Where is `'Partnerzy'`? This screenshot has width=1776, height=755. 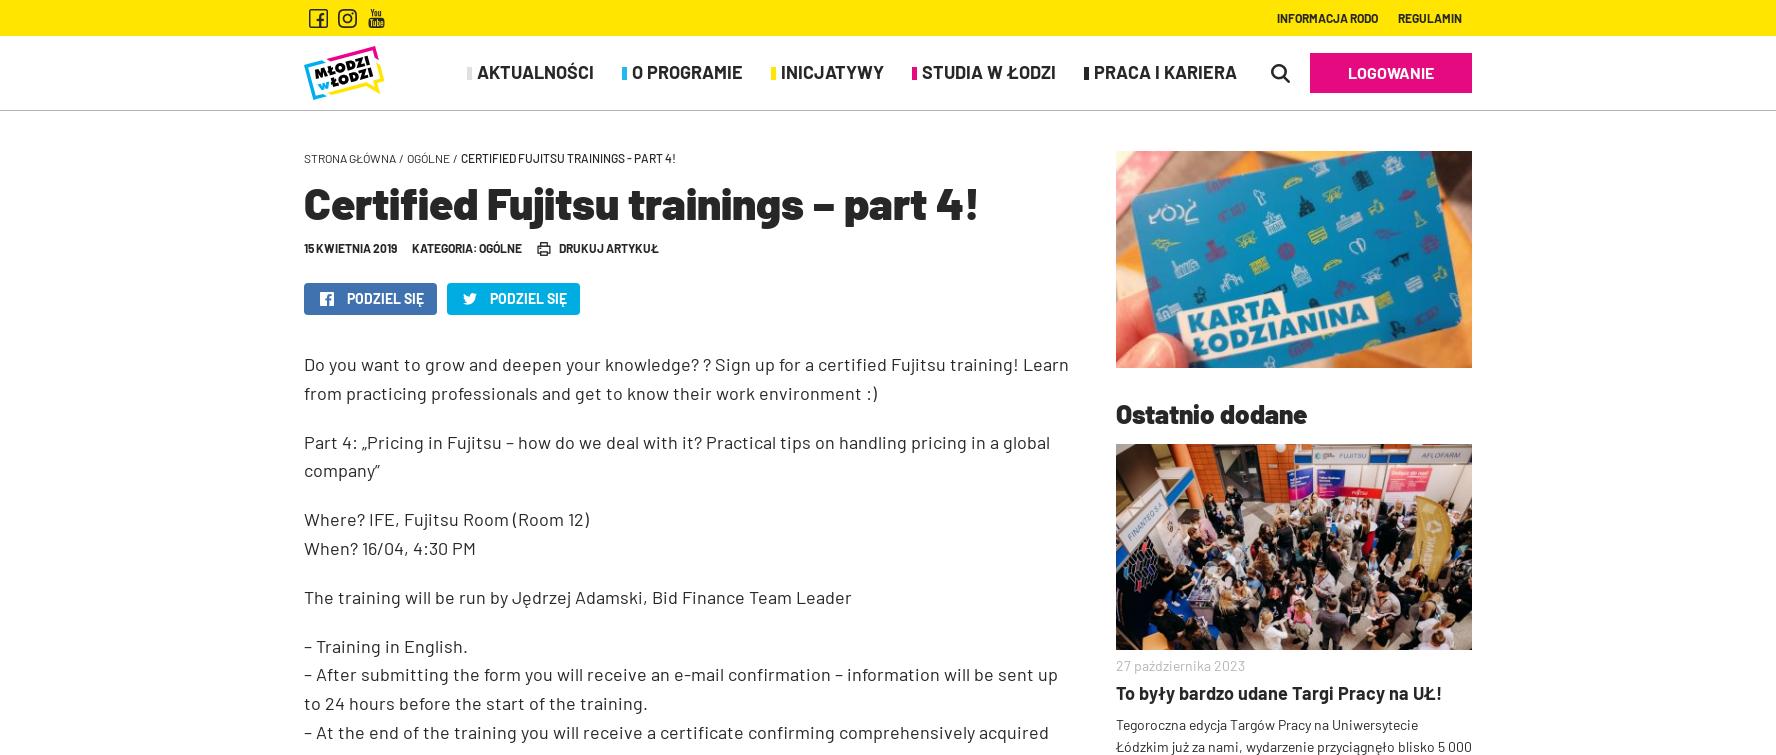 'Partnerzy' is located at coordinates (341, 216).